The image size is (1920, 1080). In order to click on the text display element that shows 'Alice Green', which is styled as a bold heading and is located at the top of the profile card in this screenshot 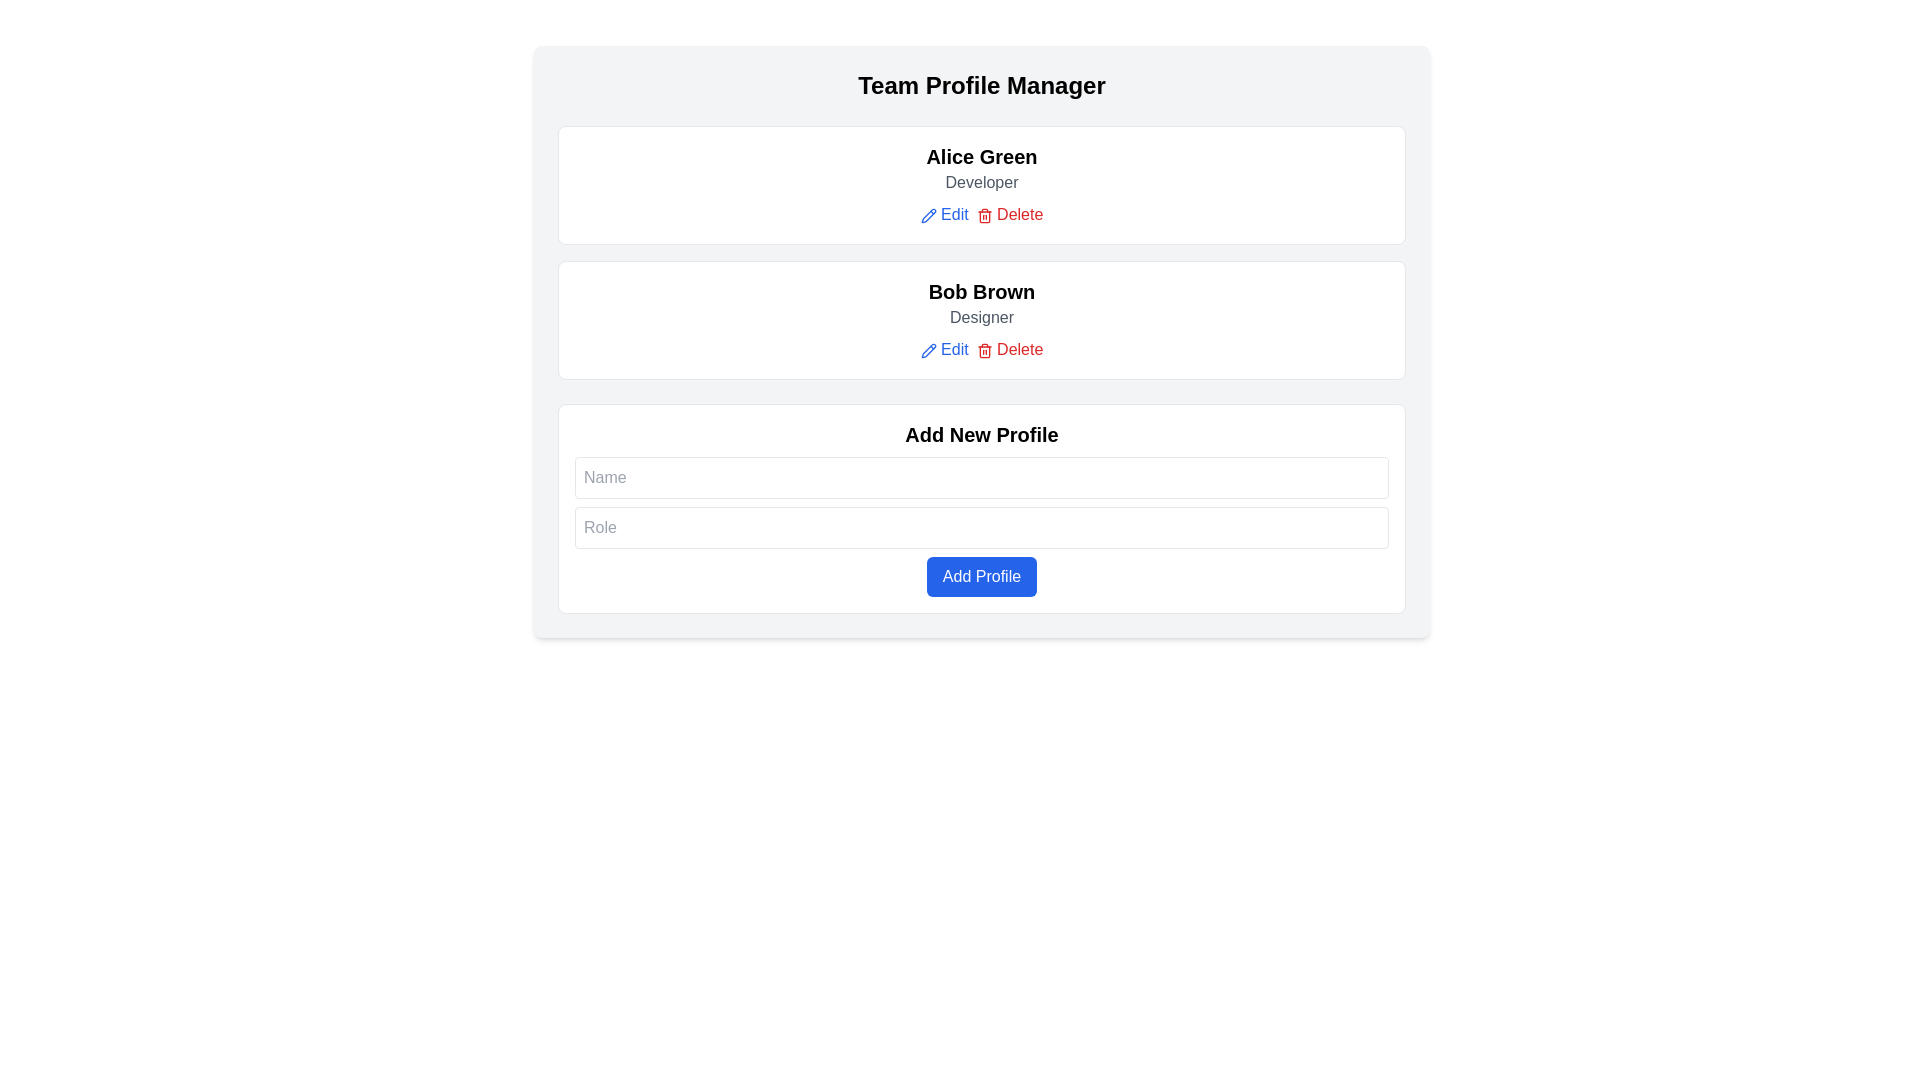, I will do `click(982, 156)`.